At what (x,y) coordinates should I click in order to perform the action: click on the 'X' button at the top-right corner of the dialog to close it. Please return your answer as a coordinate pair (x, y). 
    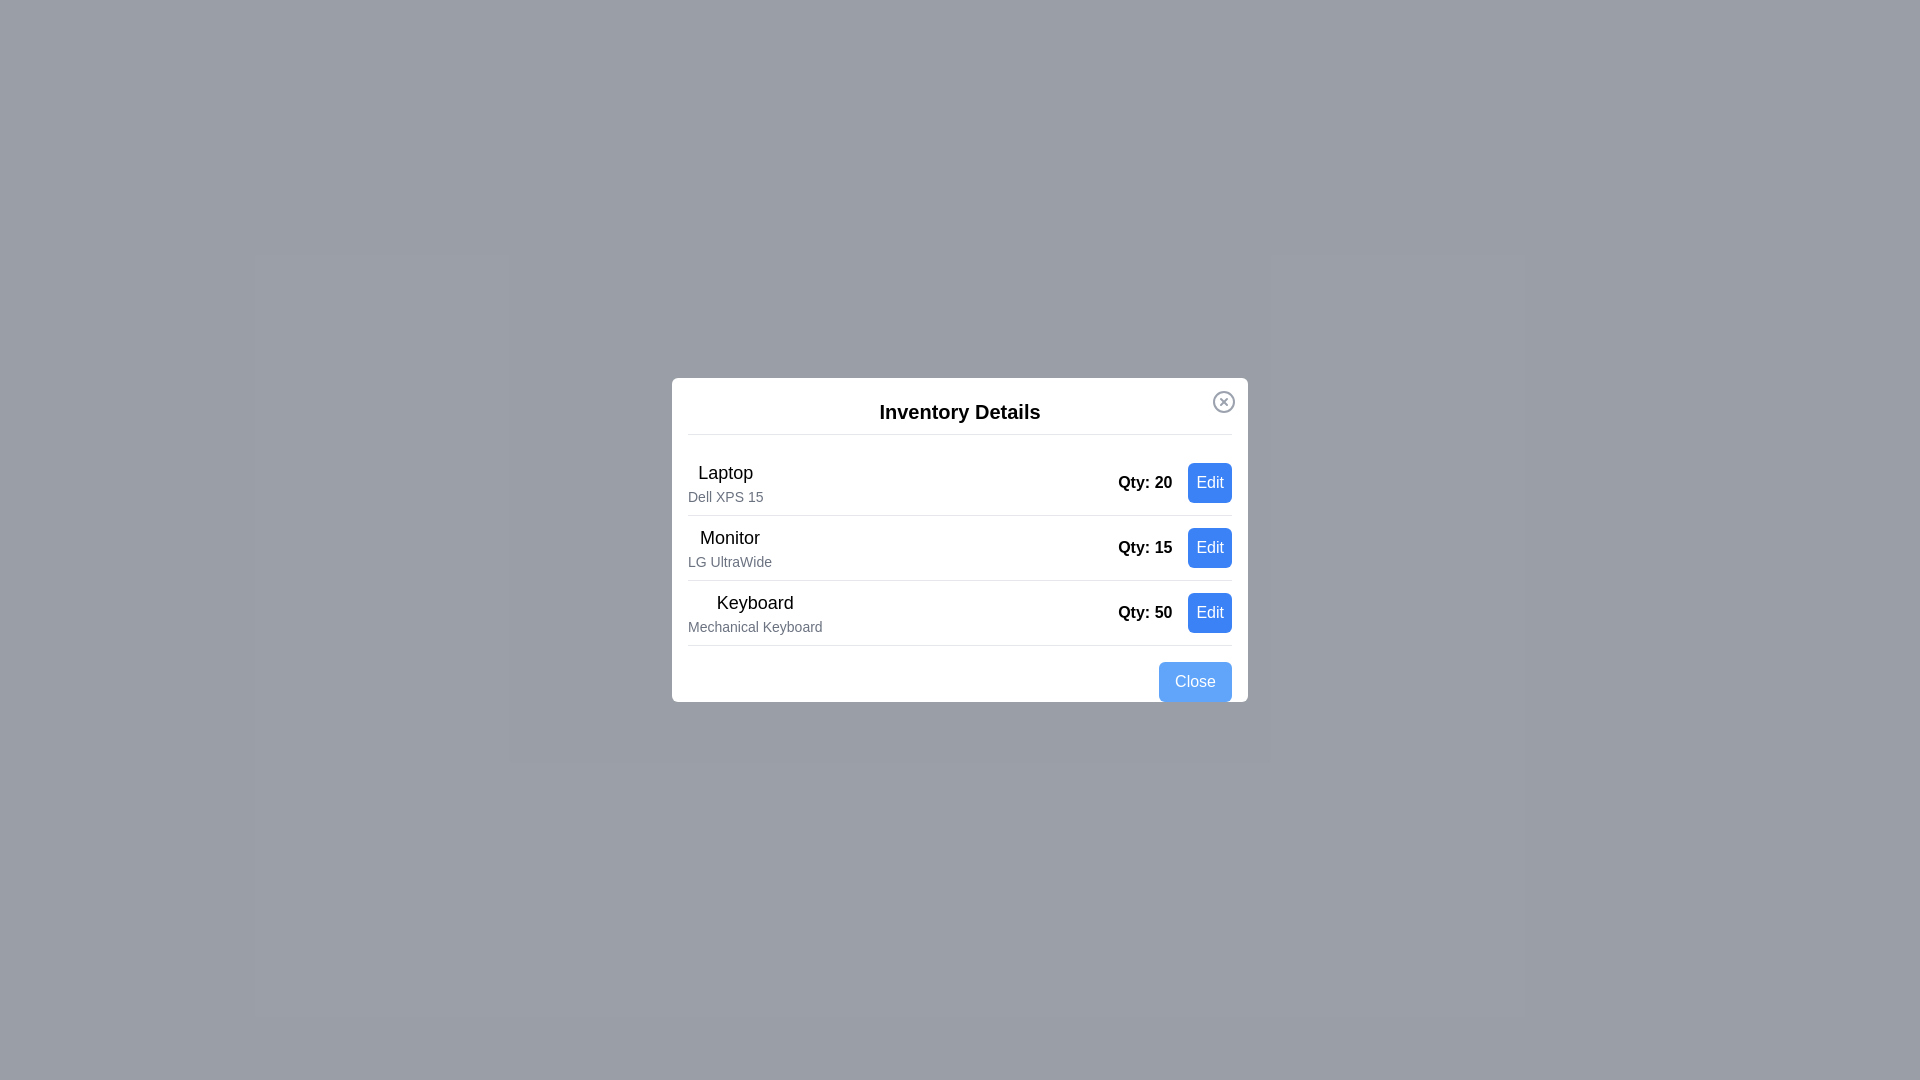
    Looking at the image, I should click on (1223, 401).